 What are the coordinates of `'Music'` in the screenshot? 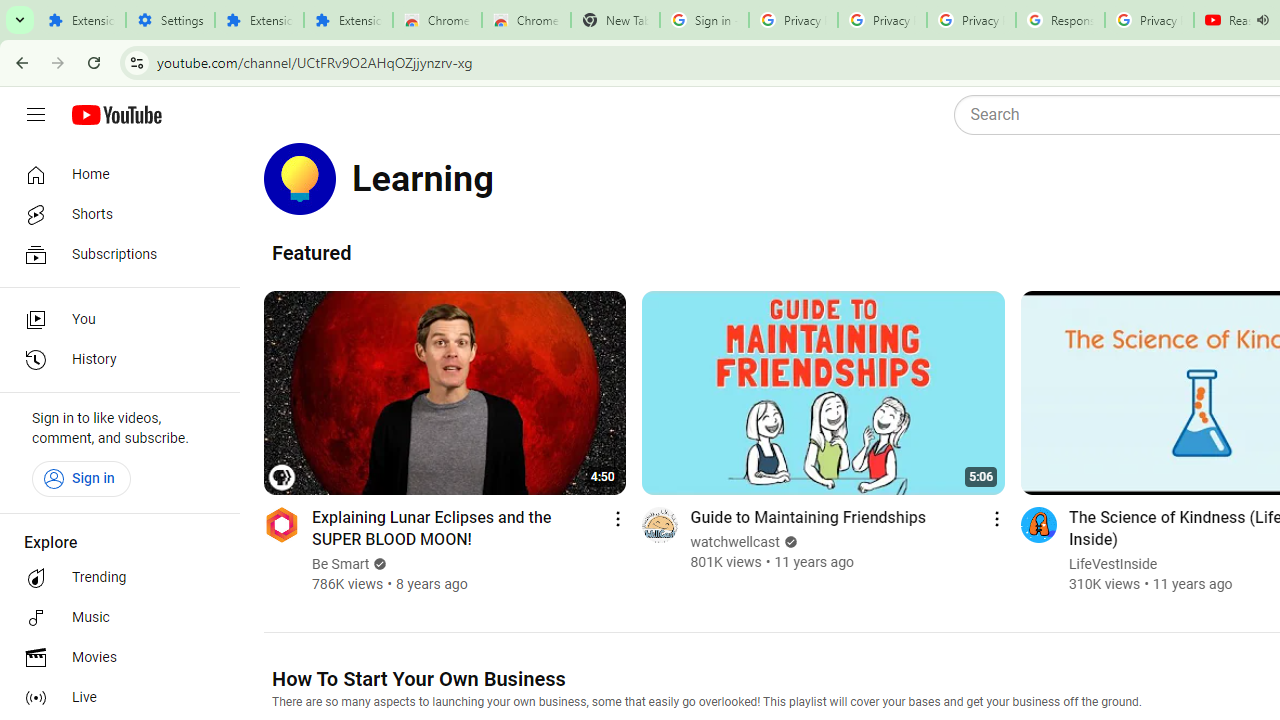 It's located at (112, 617).